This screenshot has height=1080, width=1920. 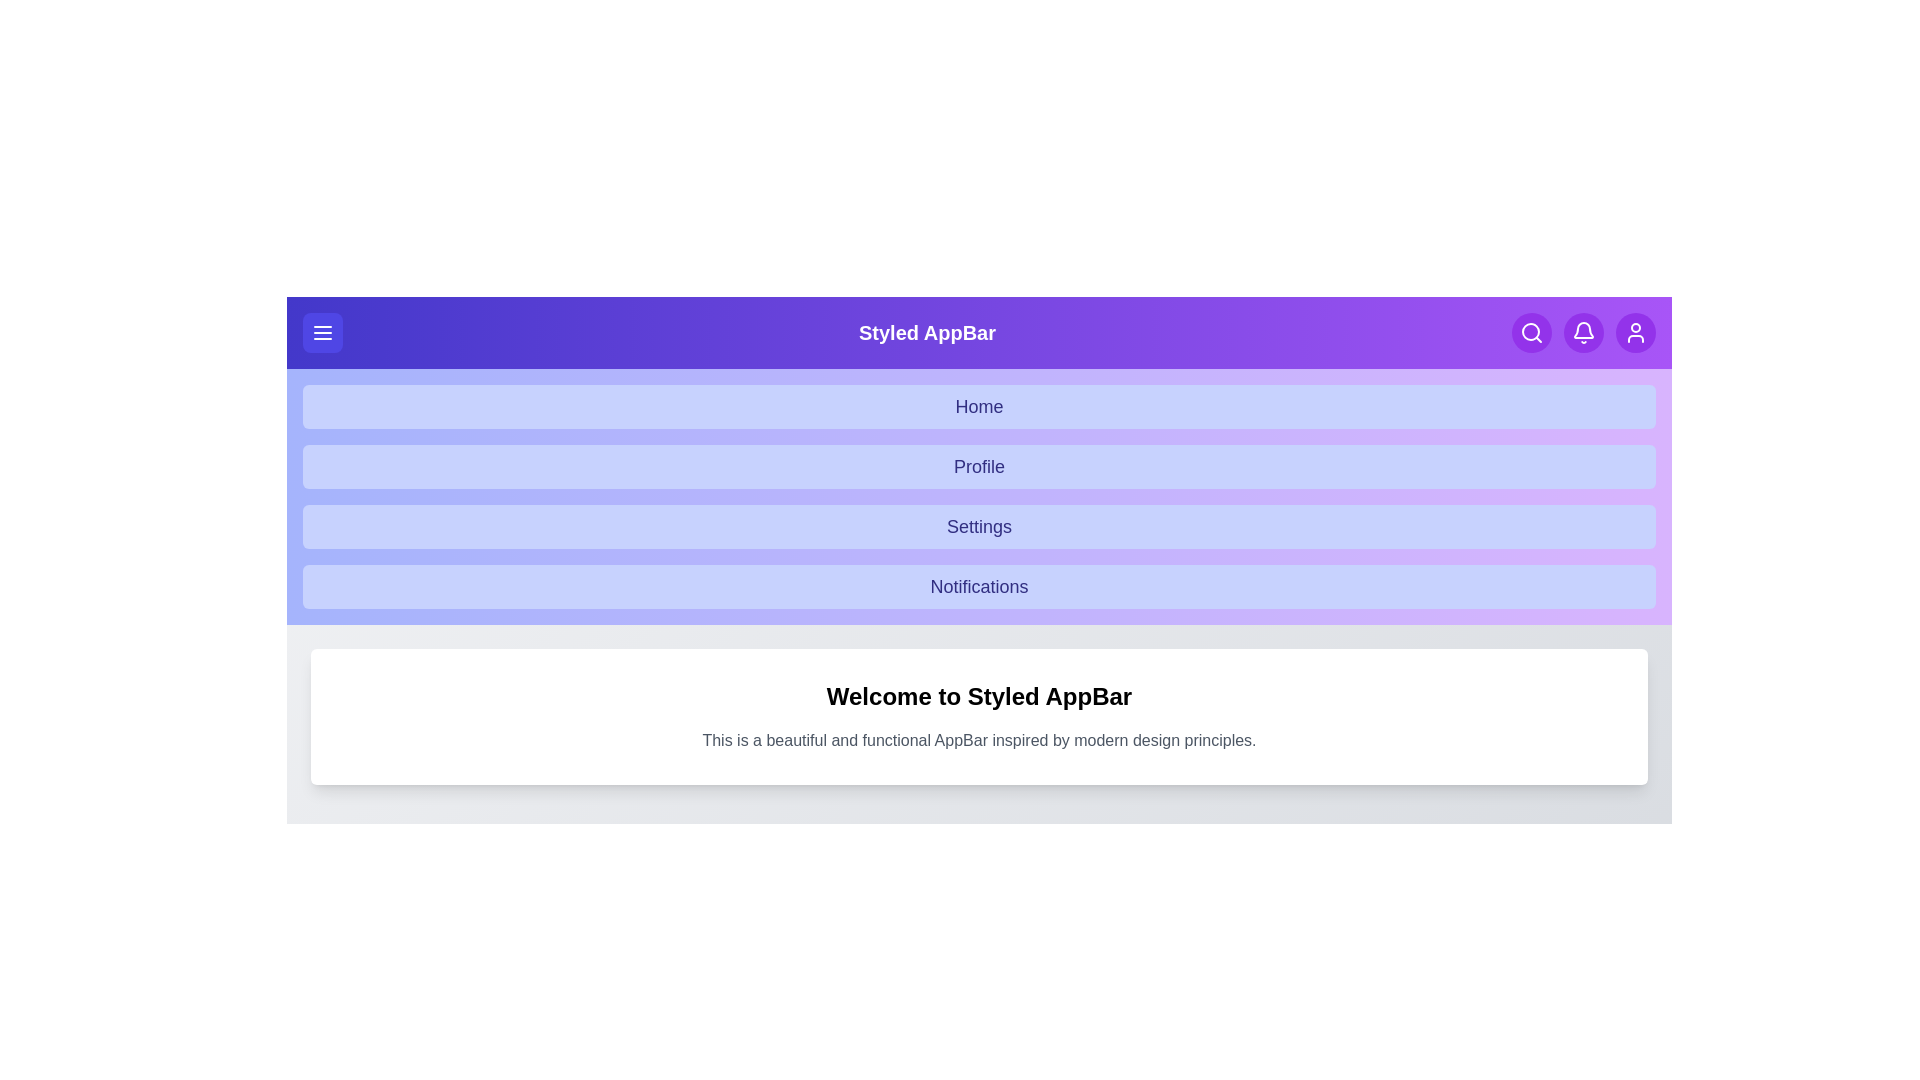 What do you see at coordinates (979, 466) in the screenshot?
I see `the navigation item labeled Profile` at bounding box center [979, 466].